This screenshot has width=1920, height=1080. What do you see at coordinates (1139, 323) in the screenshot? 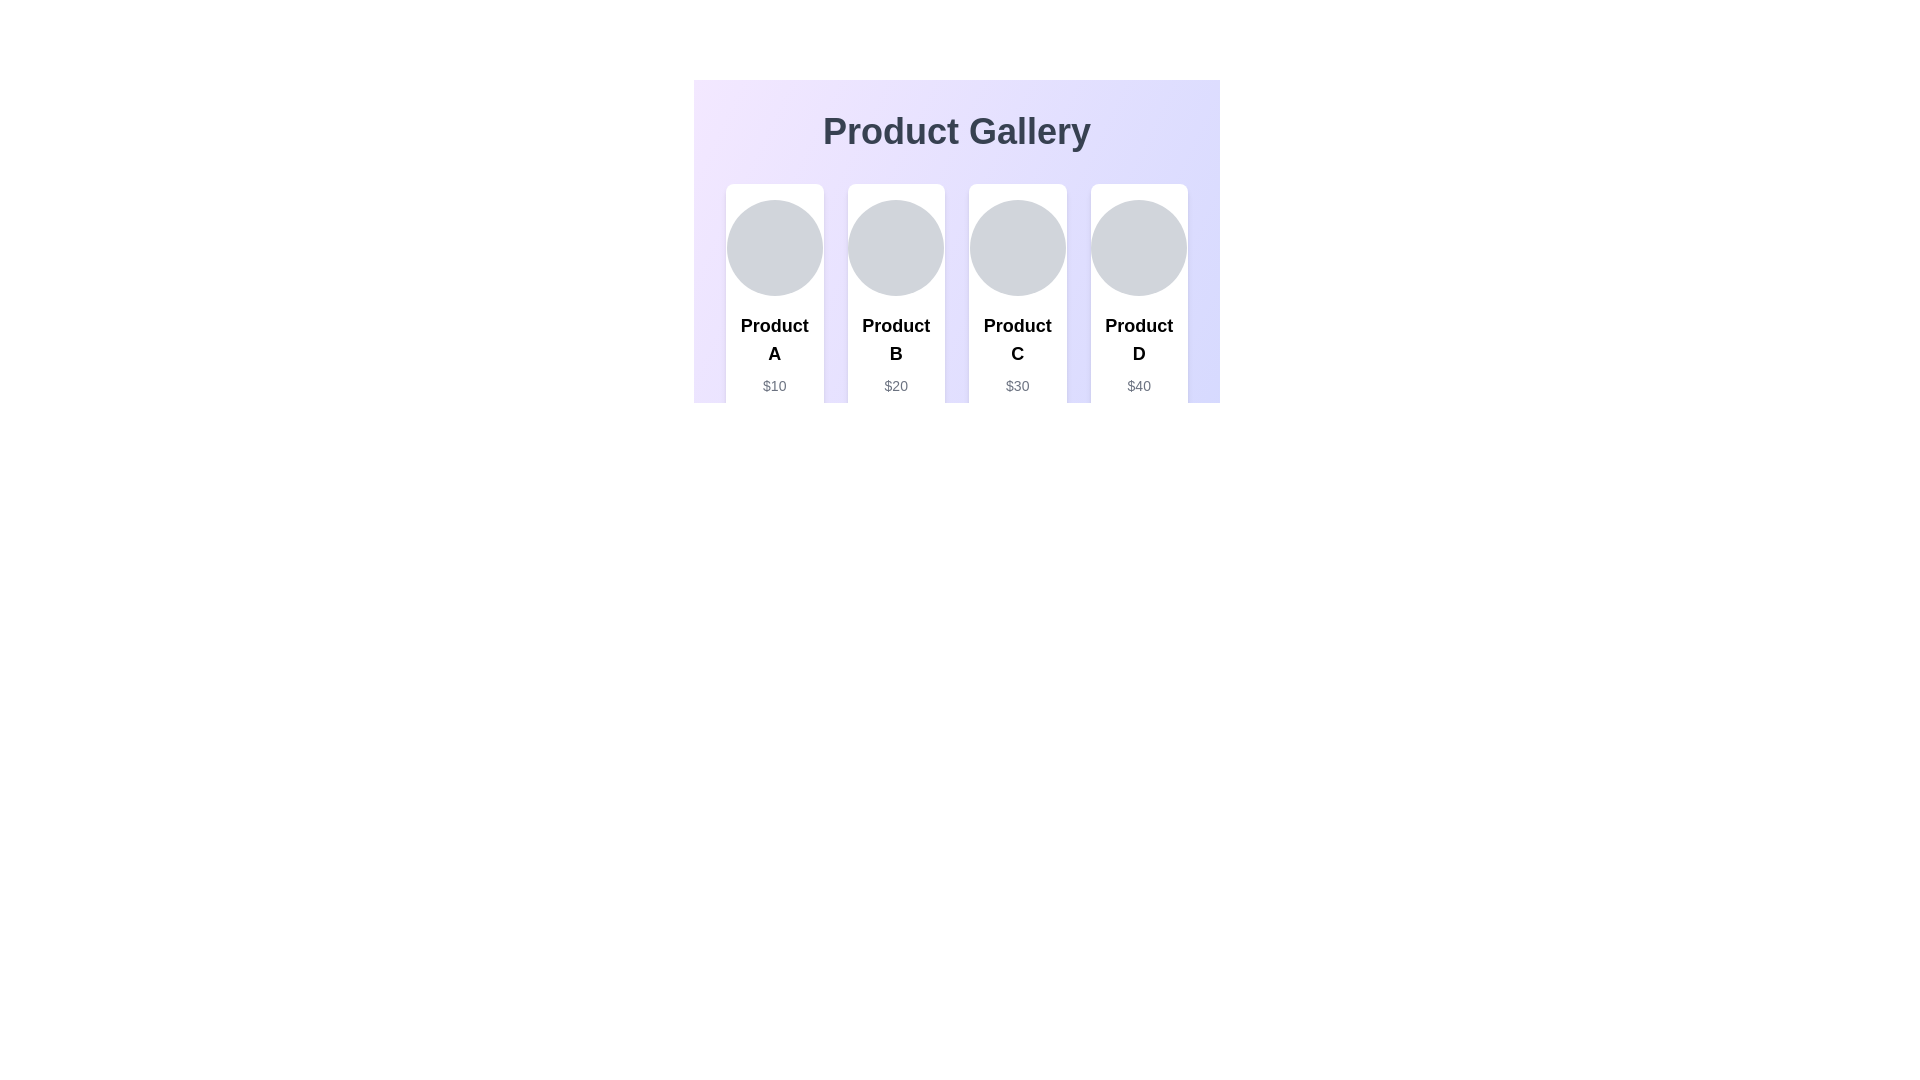
I see `the Product Card displaying 'Product D' priced at '$40' for more details` at bounding box center [1139, 323].